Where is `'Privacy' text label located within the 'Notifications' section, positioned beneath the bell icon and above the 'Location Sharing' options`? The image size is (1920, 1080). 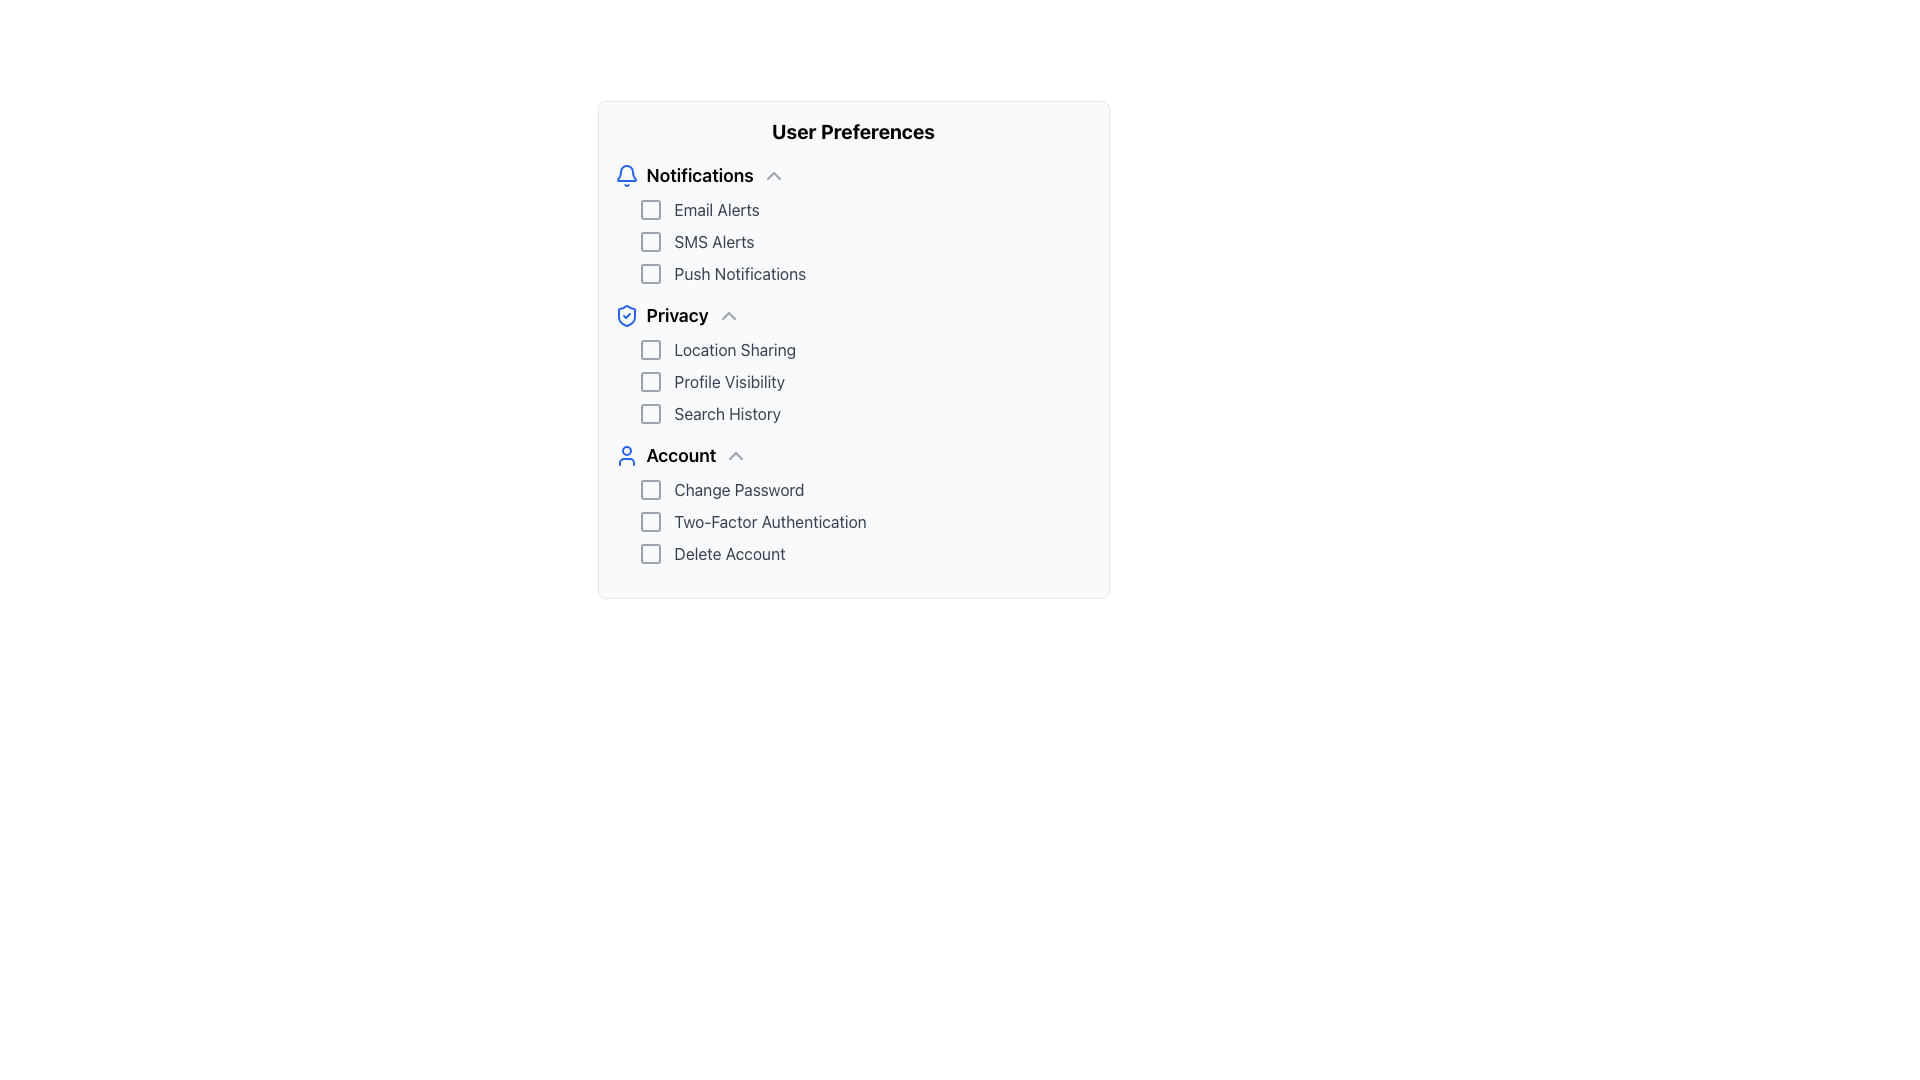
'Privacy' text label located within the 'Notifications' section, positioned beneath the bell icon and above the 'Location Sharing' options is located at coordinates (677, 315).